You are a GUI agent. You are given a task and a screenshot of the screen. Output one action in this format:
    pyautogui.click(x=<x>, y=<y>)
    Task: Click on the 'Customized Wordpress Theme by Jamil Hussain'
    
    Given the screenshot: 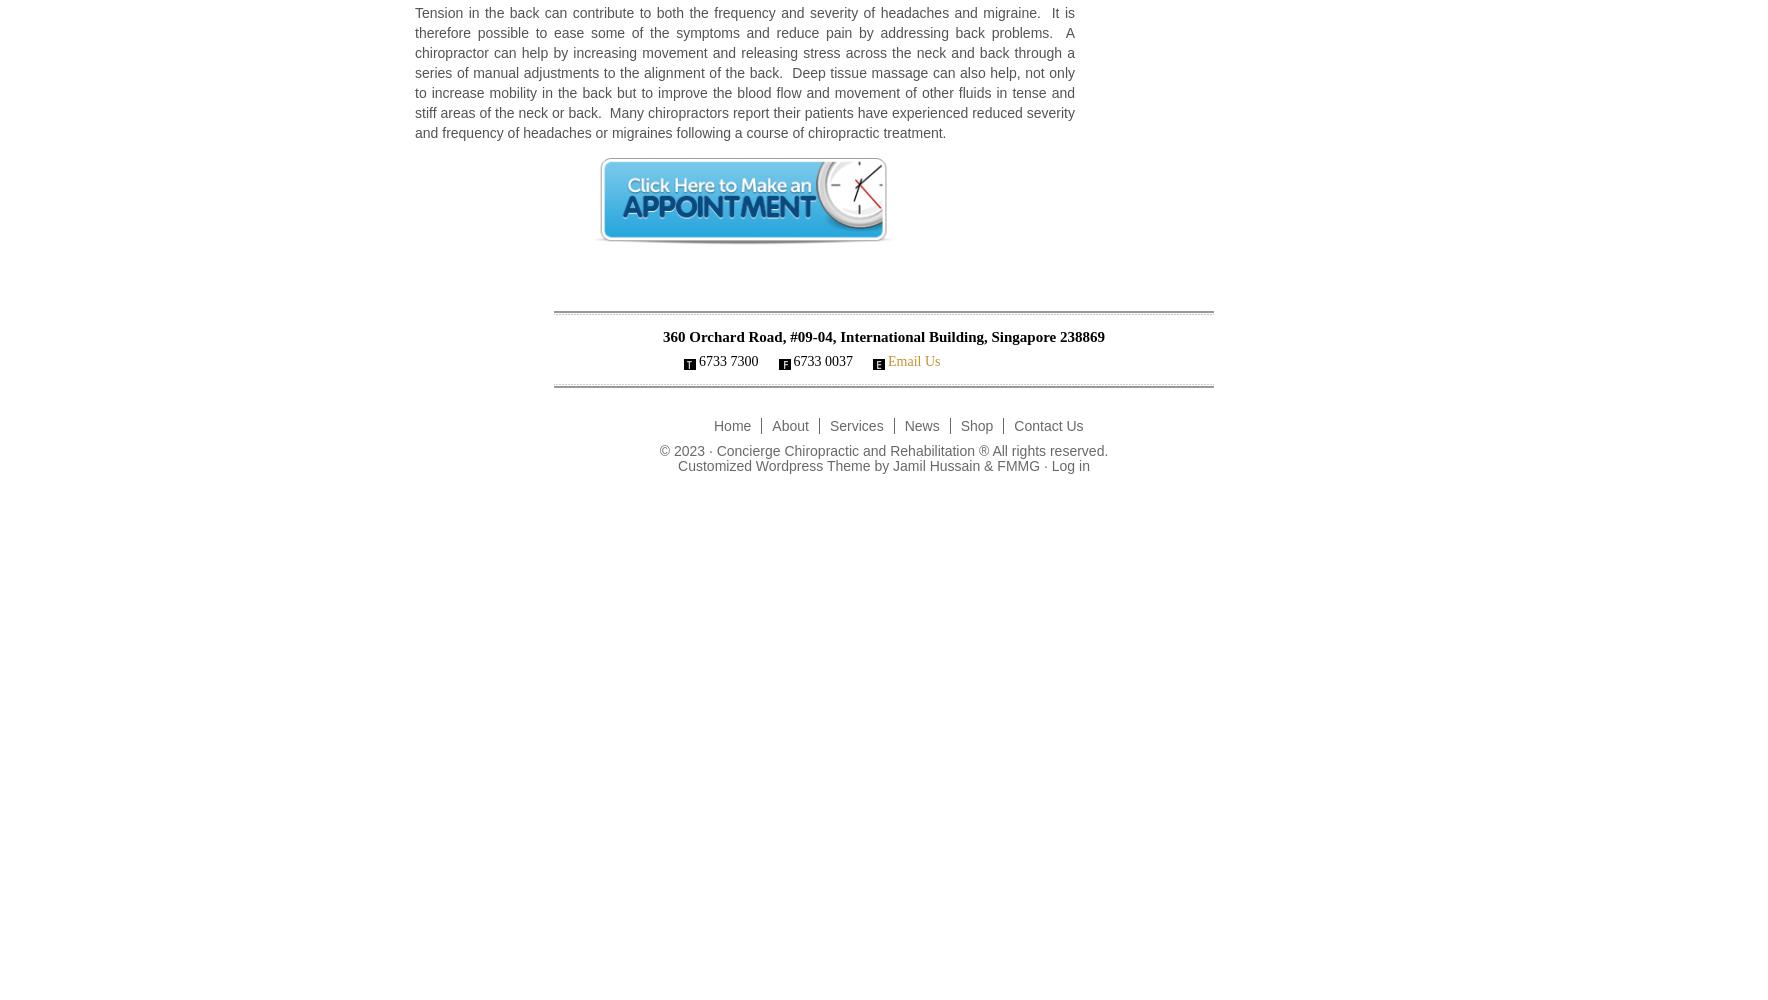 What is the action you would take?
    pyautogui.click(x=830, y=465)
    